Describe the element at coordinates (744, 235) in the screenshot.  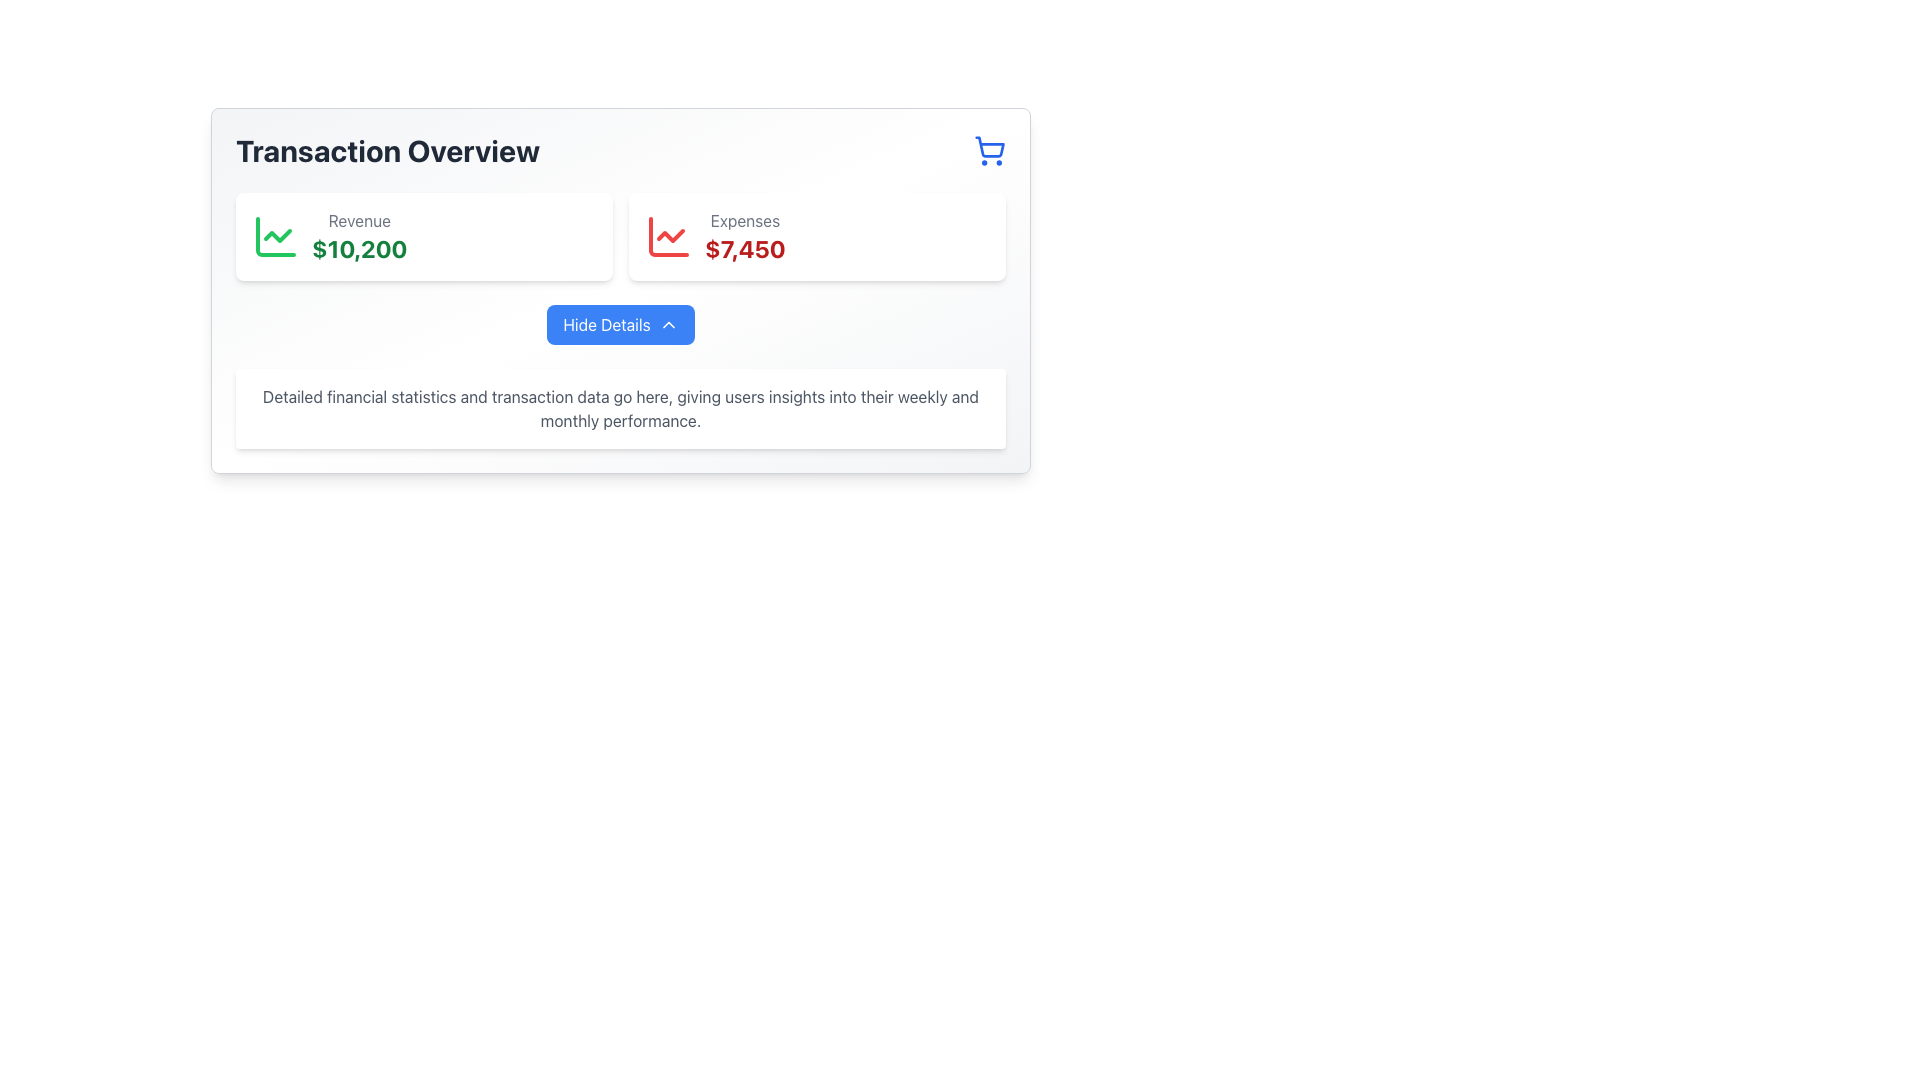
I see `the Information Display Block located in the upper right section of the 'Transaction Overview' card, which displays expense-related financial data and is the second block to the right of the Revenue block` at that location.